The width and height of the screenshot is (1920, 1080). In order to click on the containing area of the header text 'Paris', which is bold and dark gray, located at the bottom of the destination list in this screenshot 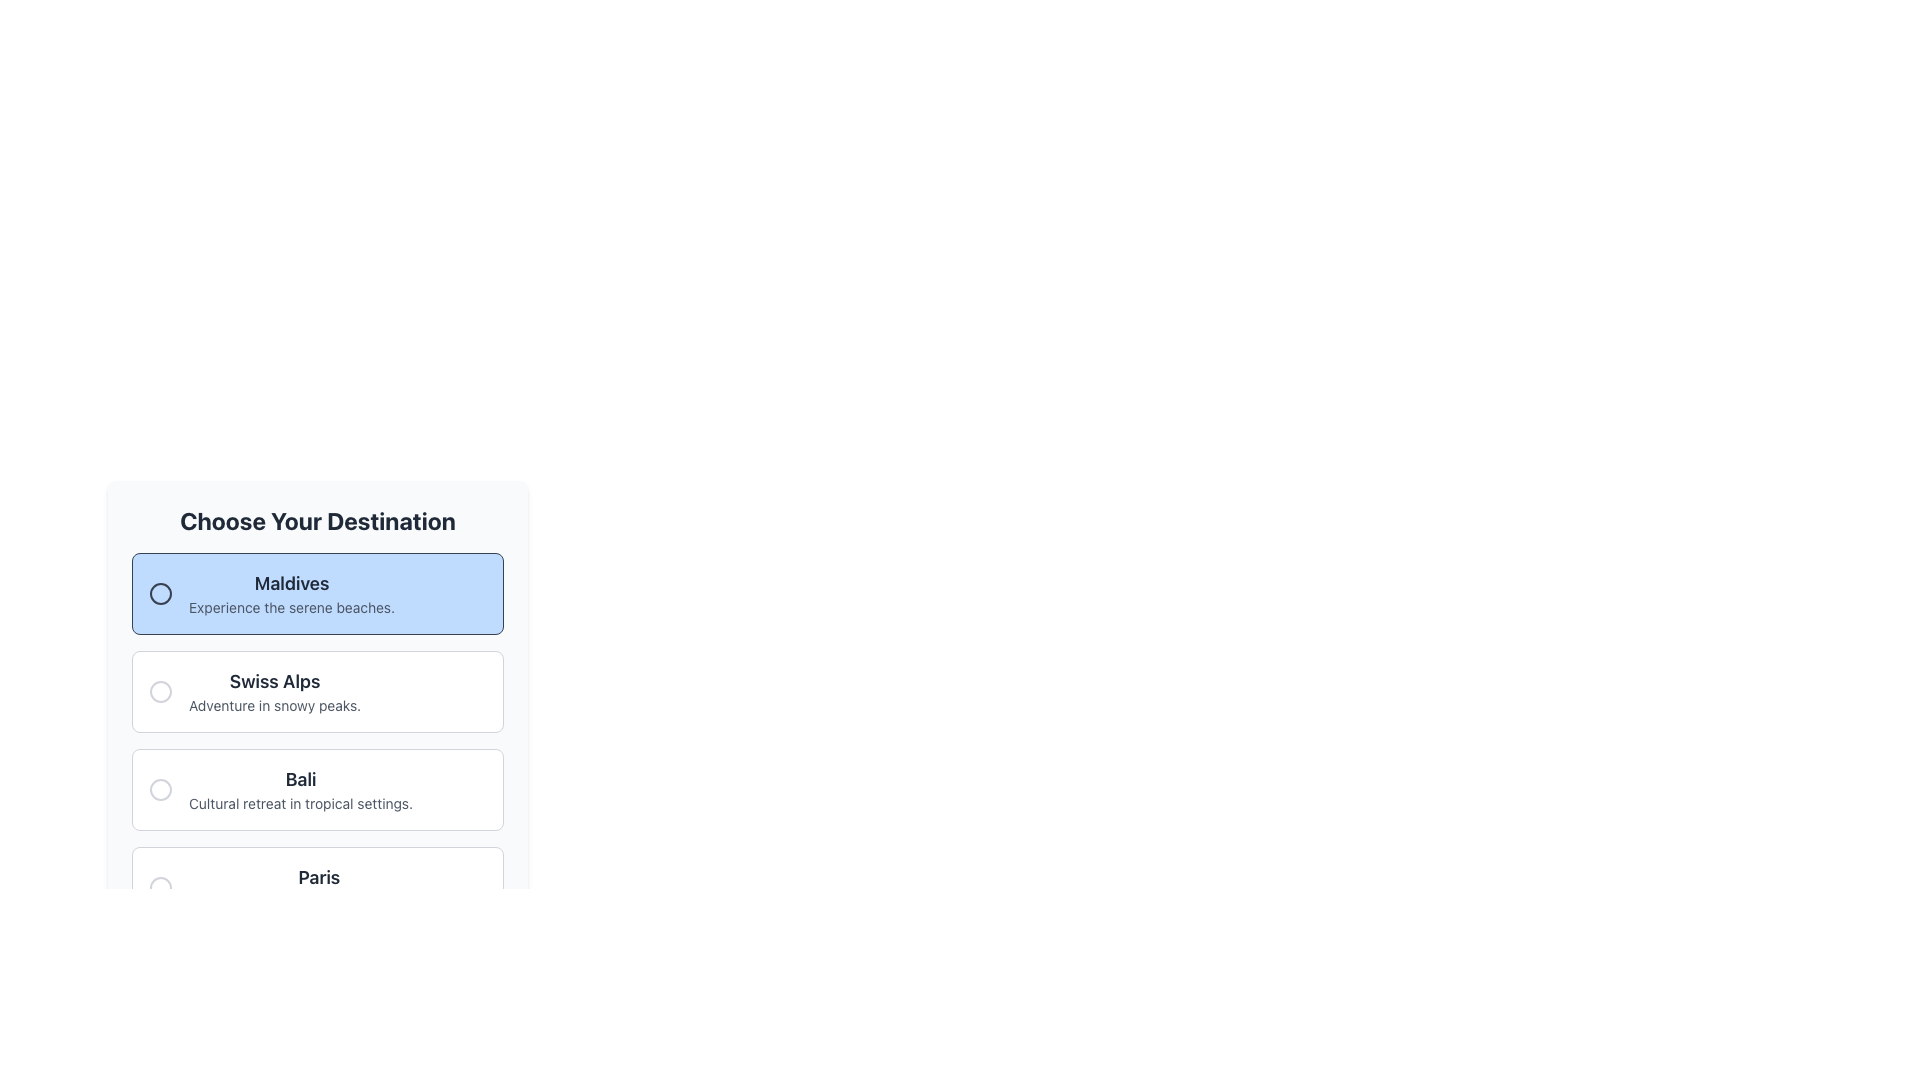, I will do `click(318, 877)`.